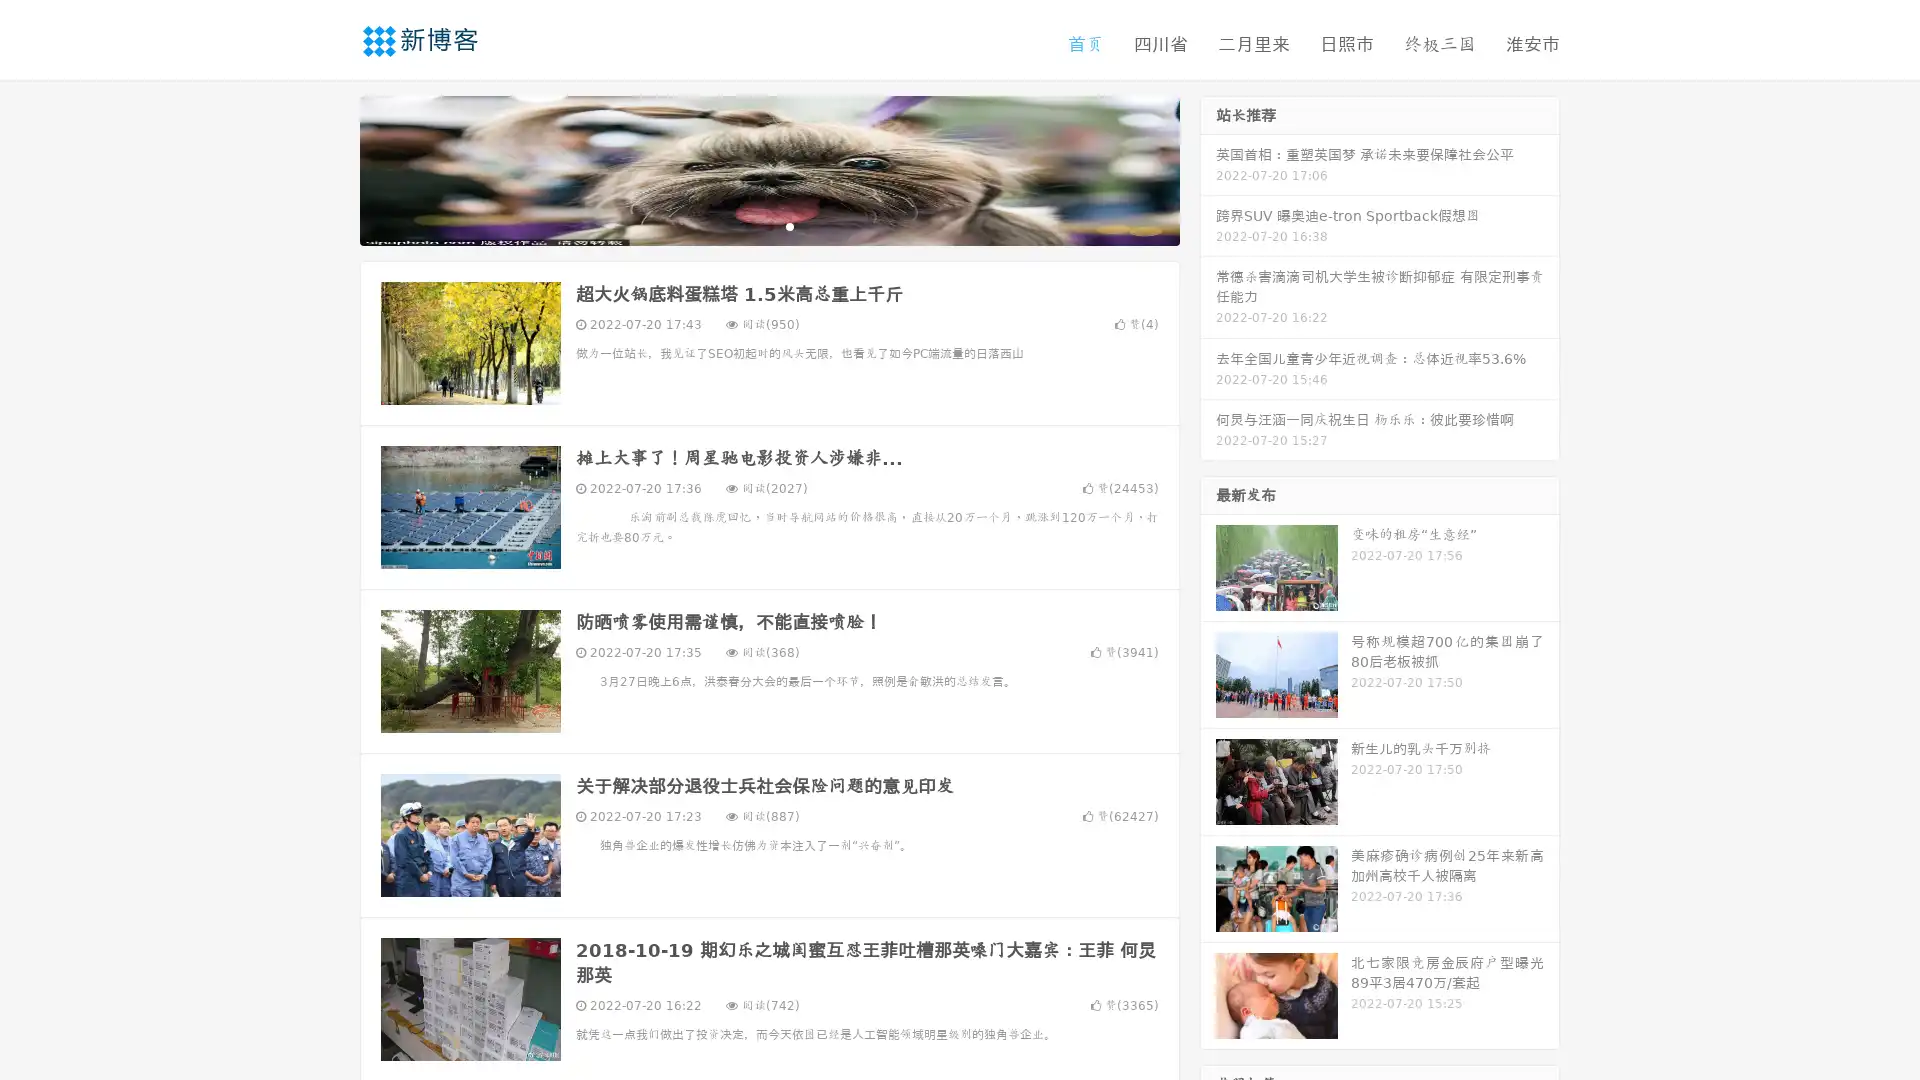 The height and width of the screenshot is (1080, 1920). What do you see at coordinates (1208, 168) in the screenshot?
I see `Next slide` at bounding box center [1208, 168].